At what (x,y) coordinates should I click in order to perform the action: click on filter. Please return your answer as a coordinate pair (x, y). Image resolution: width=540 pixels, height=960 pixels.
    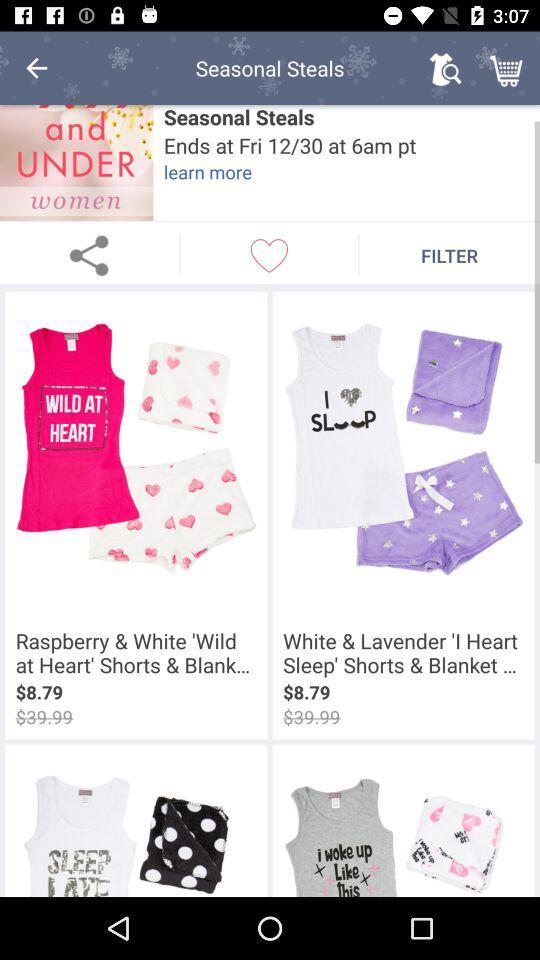
    Looking at the image, I should click on (449, 254).